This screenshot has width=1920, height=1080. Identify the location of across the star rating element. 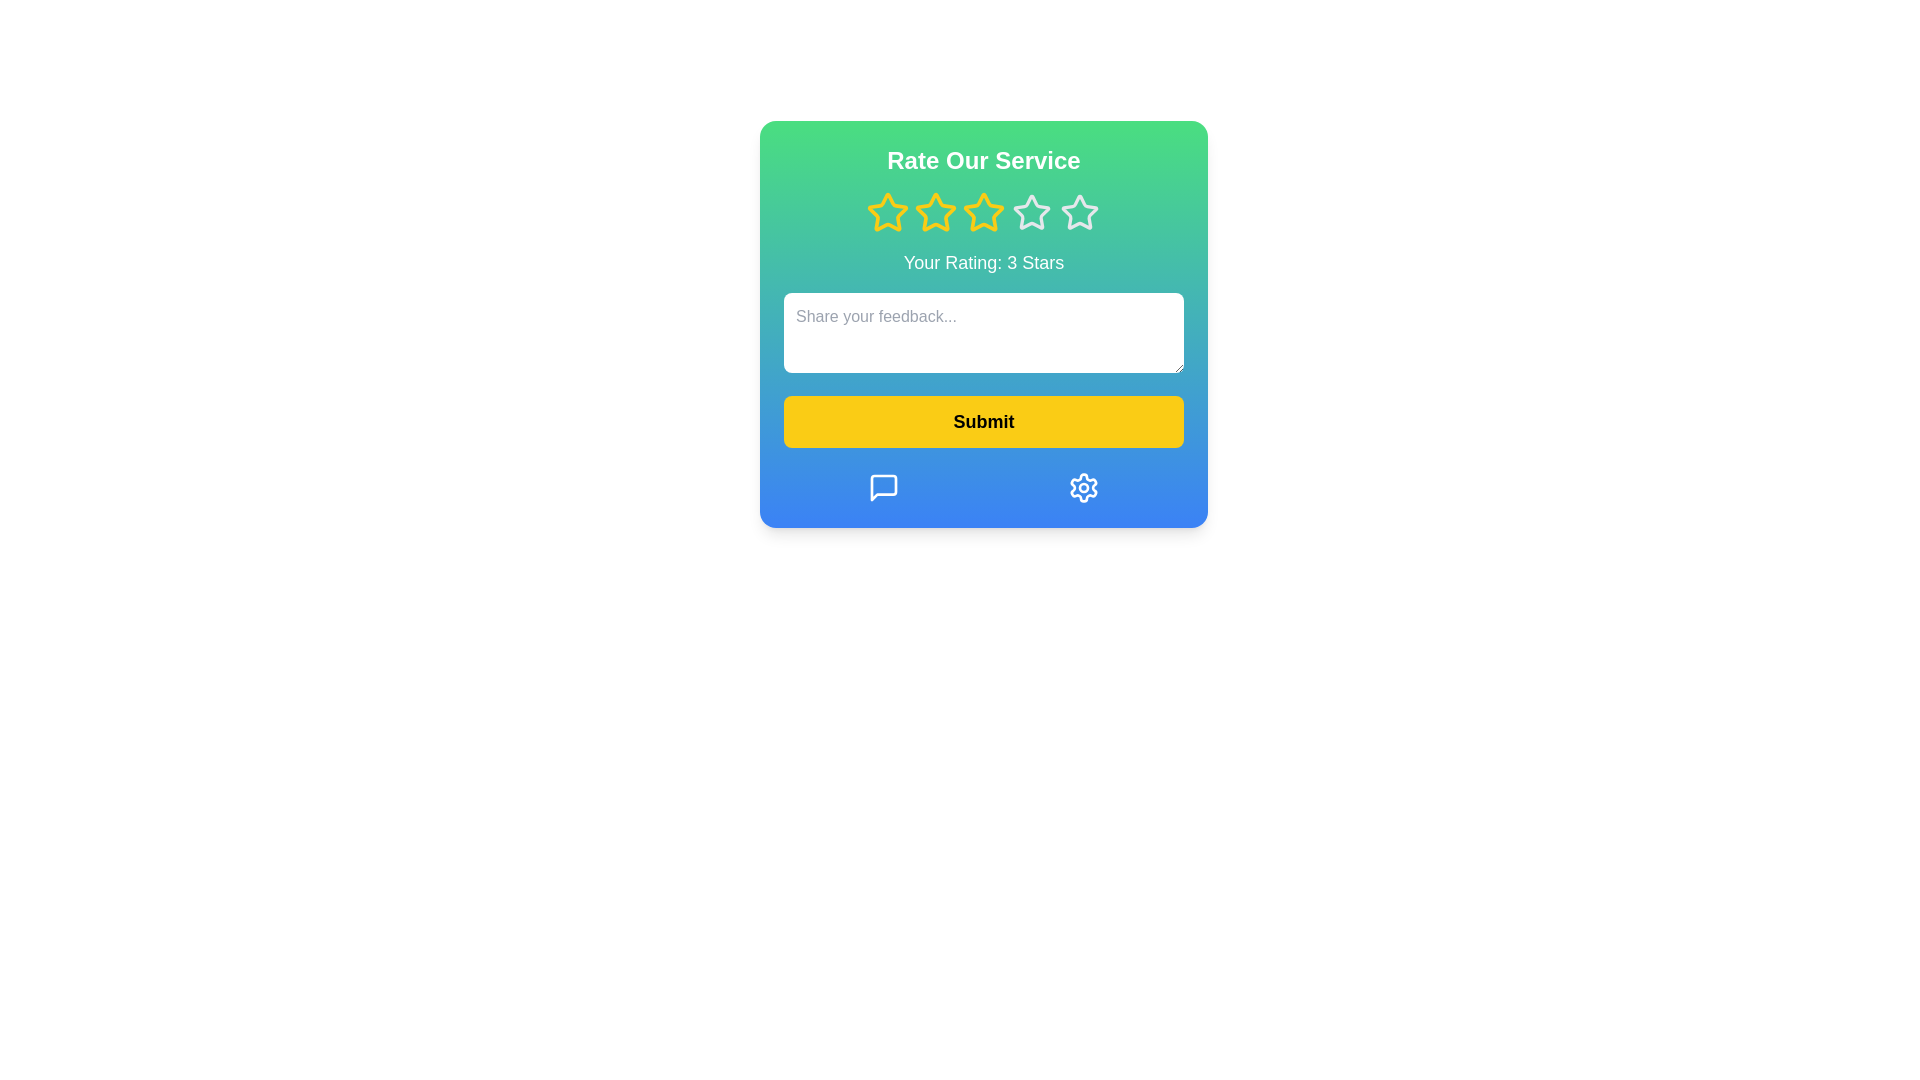
(983, 212).